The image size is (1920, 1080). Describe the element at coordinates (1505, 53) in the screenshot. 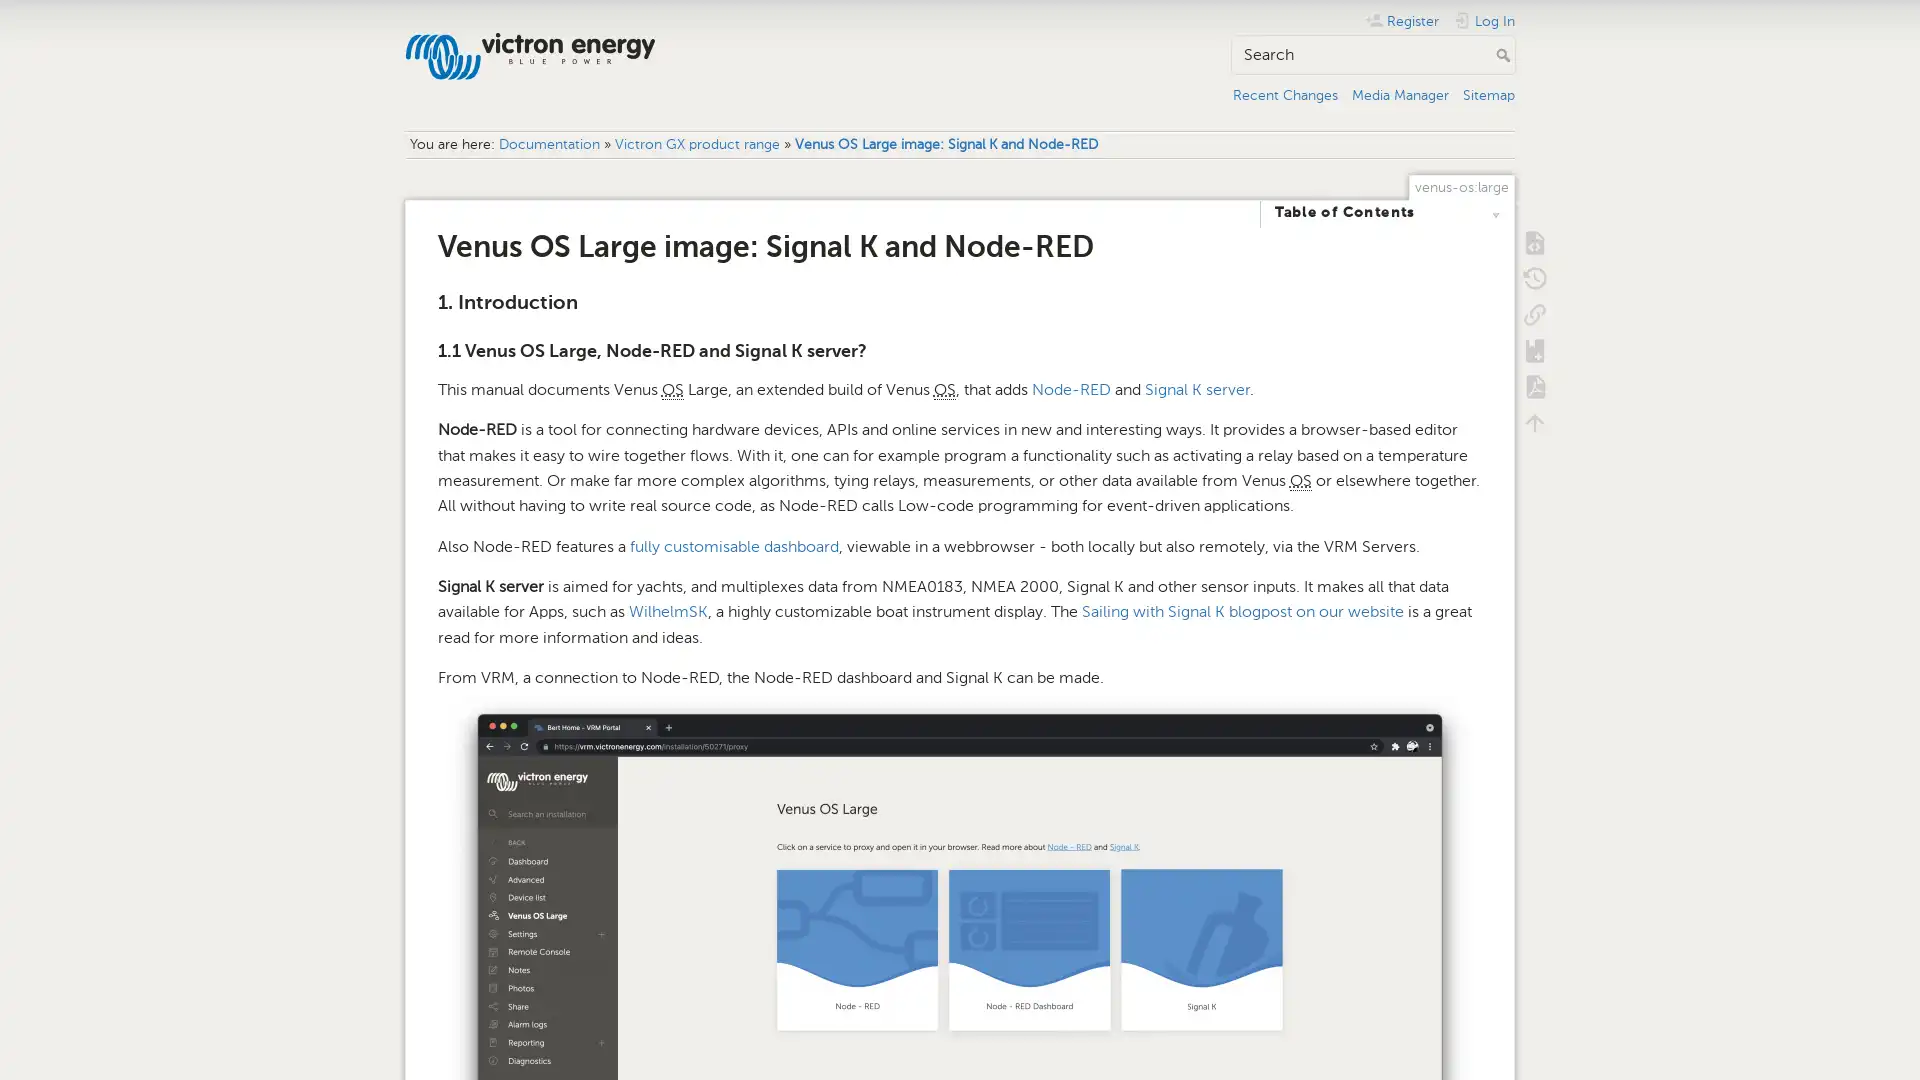

I see `Search` at that location.